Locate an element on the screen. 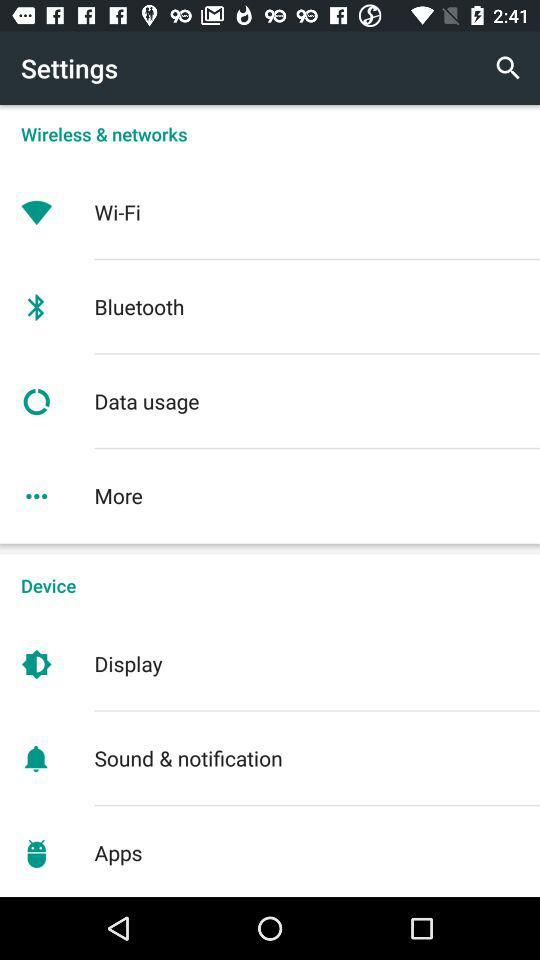 The image size is (540, 960). icon at the top right corner is located at coordinates (508, 68).